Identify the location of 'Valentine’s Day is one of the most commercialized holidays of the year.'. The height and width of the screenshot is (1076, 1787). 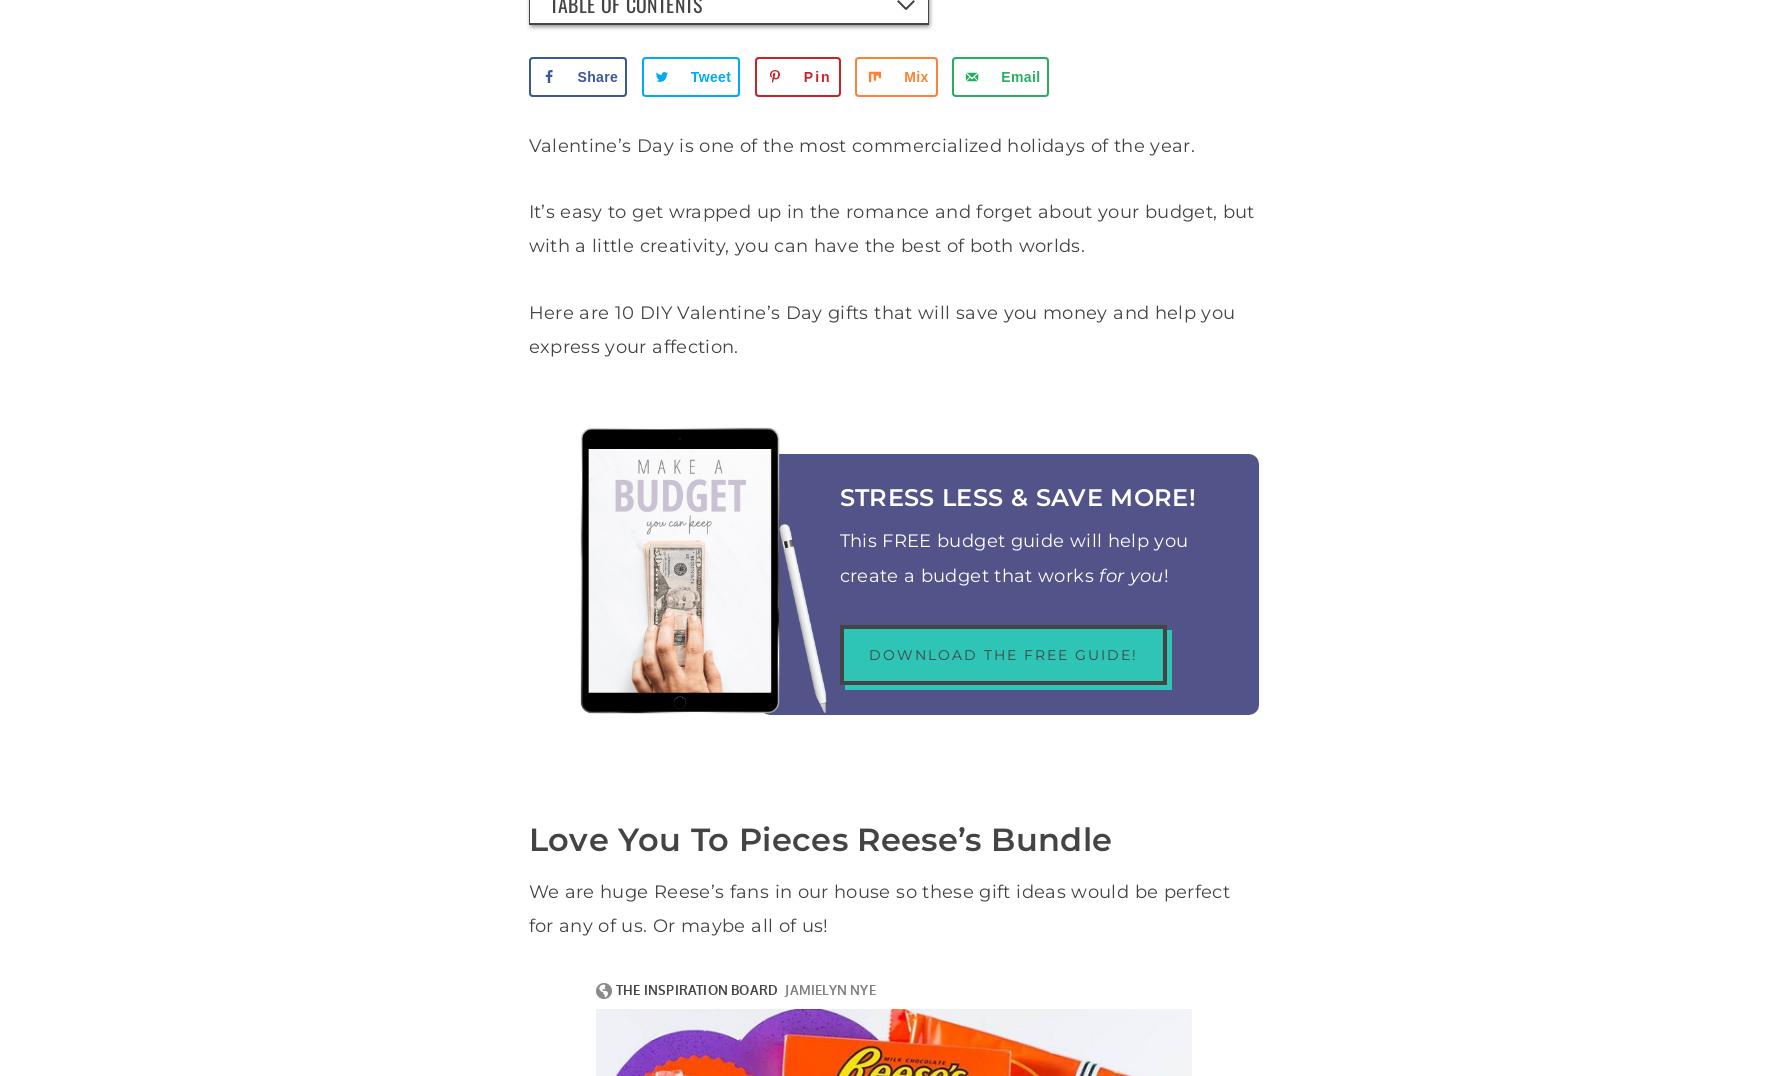
(861, 145).